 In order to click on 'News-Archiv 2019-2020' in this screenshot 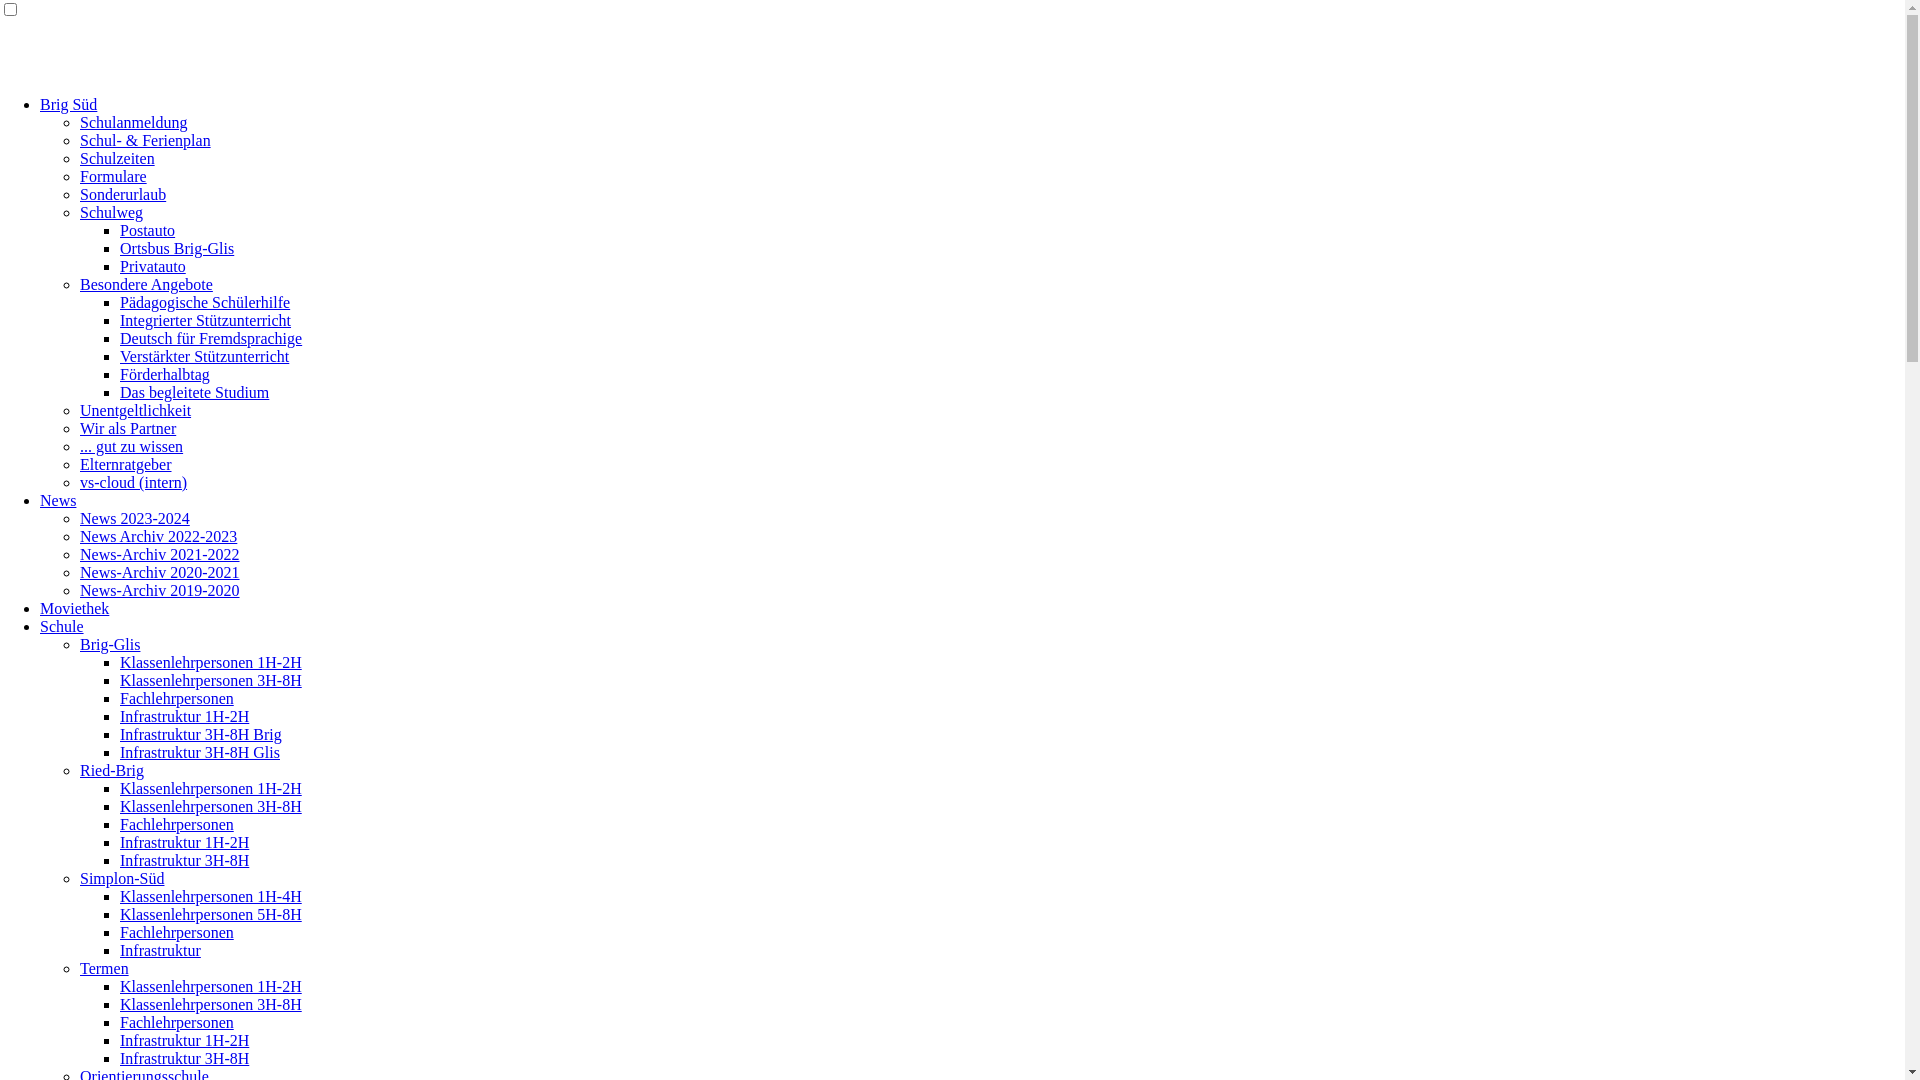, I will do `click(158, 589)`.